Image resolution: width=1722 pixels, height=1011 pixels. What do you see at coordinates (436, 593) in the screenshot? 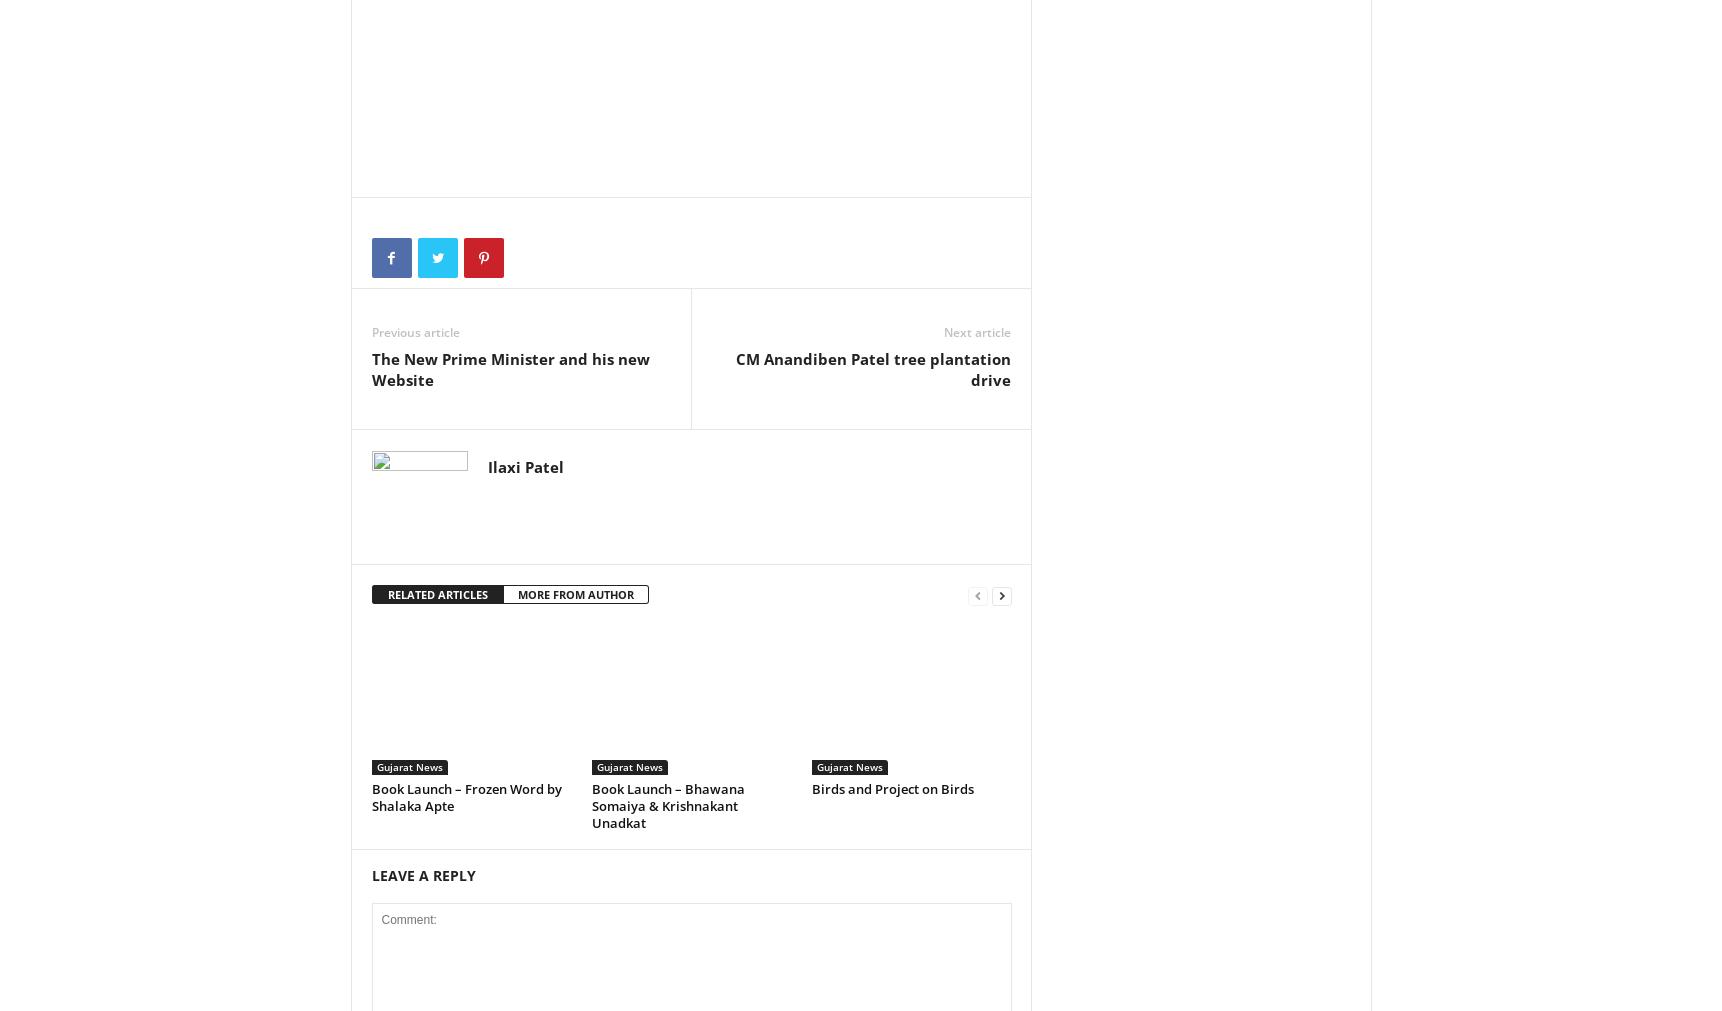
I see `'RELATED ARTICLES'` at bounding box center [436, 593].